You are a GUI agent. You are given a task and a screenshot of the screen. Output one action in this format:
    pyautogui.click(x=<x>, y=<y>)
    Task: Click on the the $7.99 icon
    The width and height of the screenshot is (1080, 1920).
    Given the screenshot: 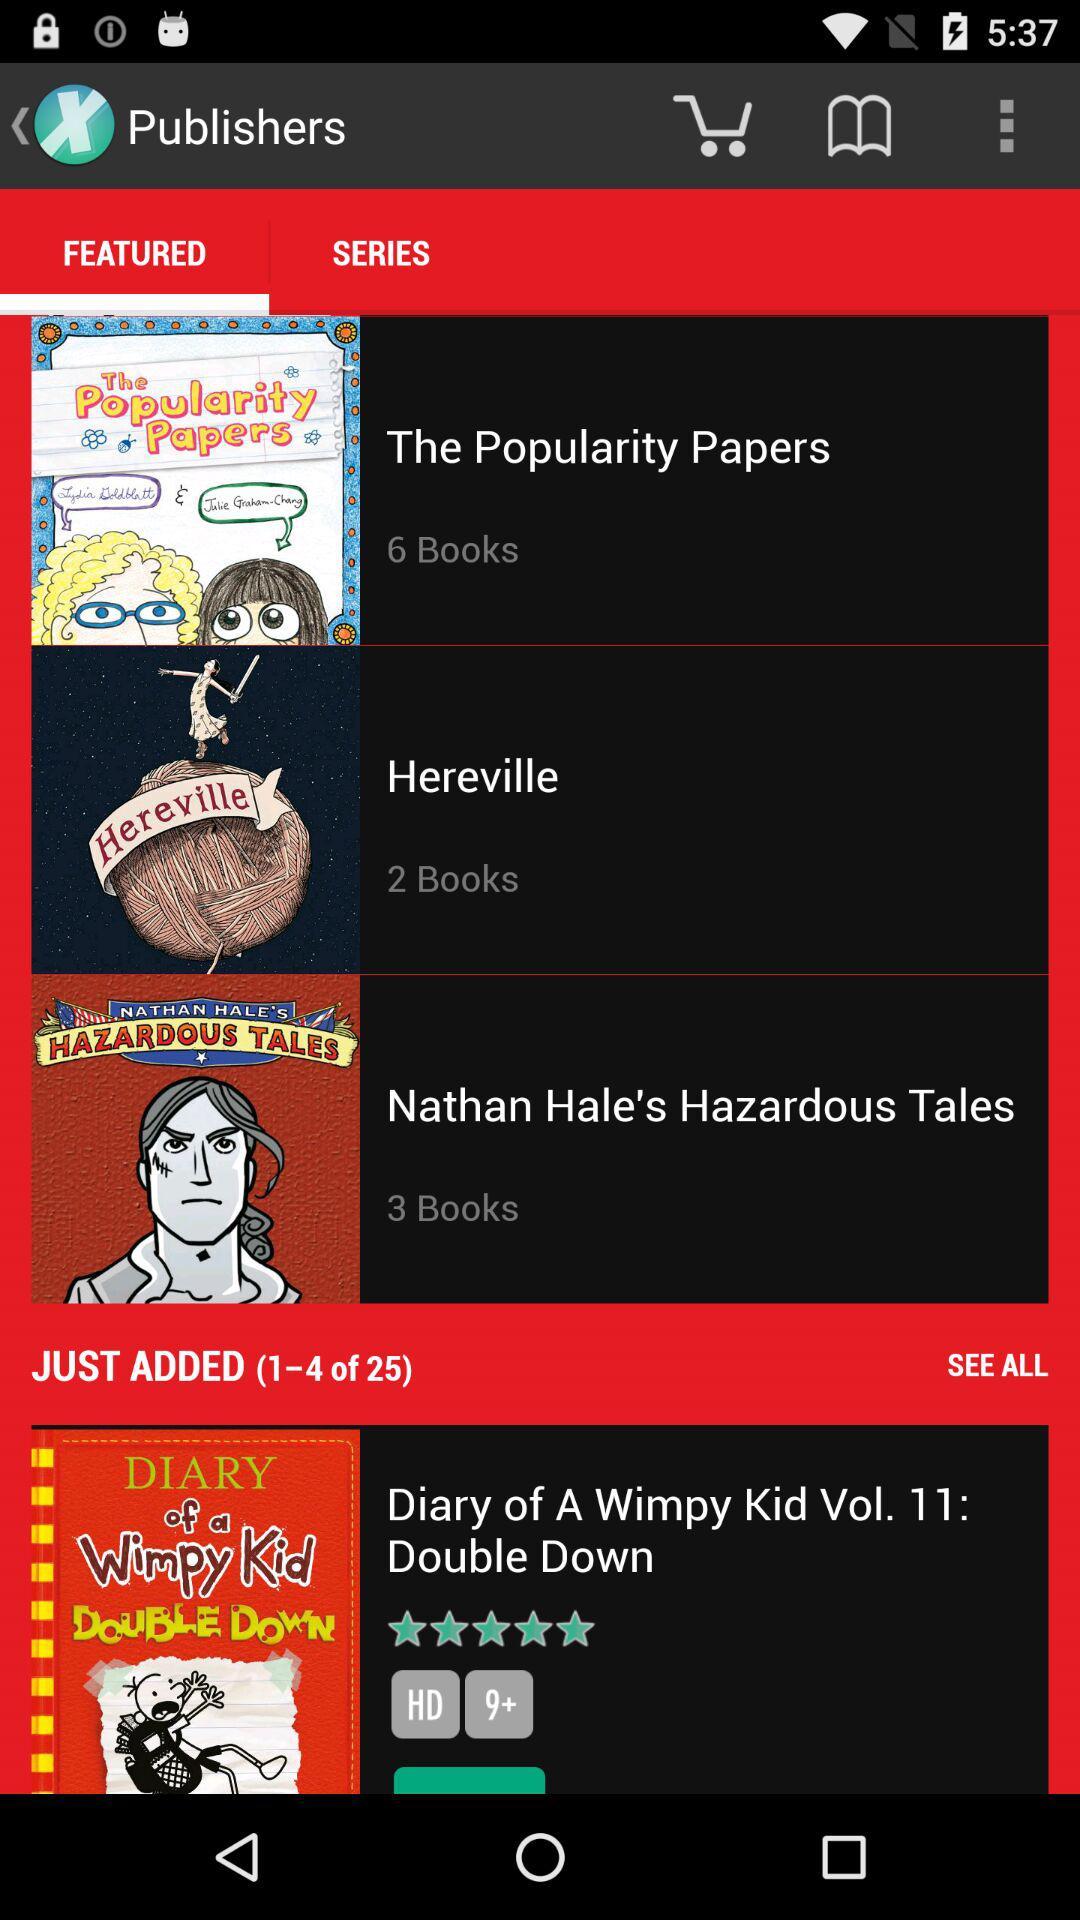 What is the action you would take?
    pyautogui.click(x=469, y=1776)
    